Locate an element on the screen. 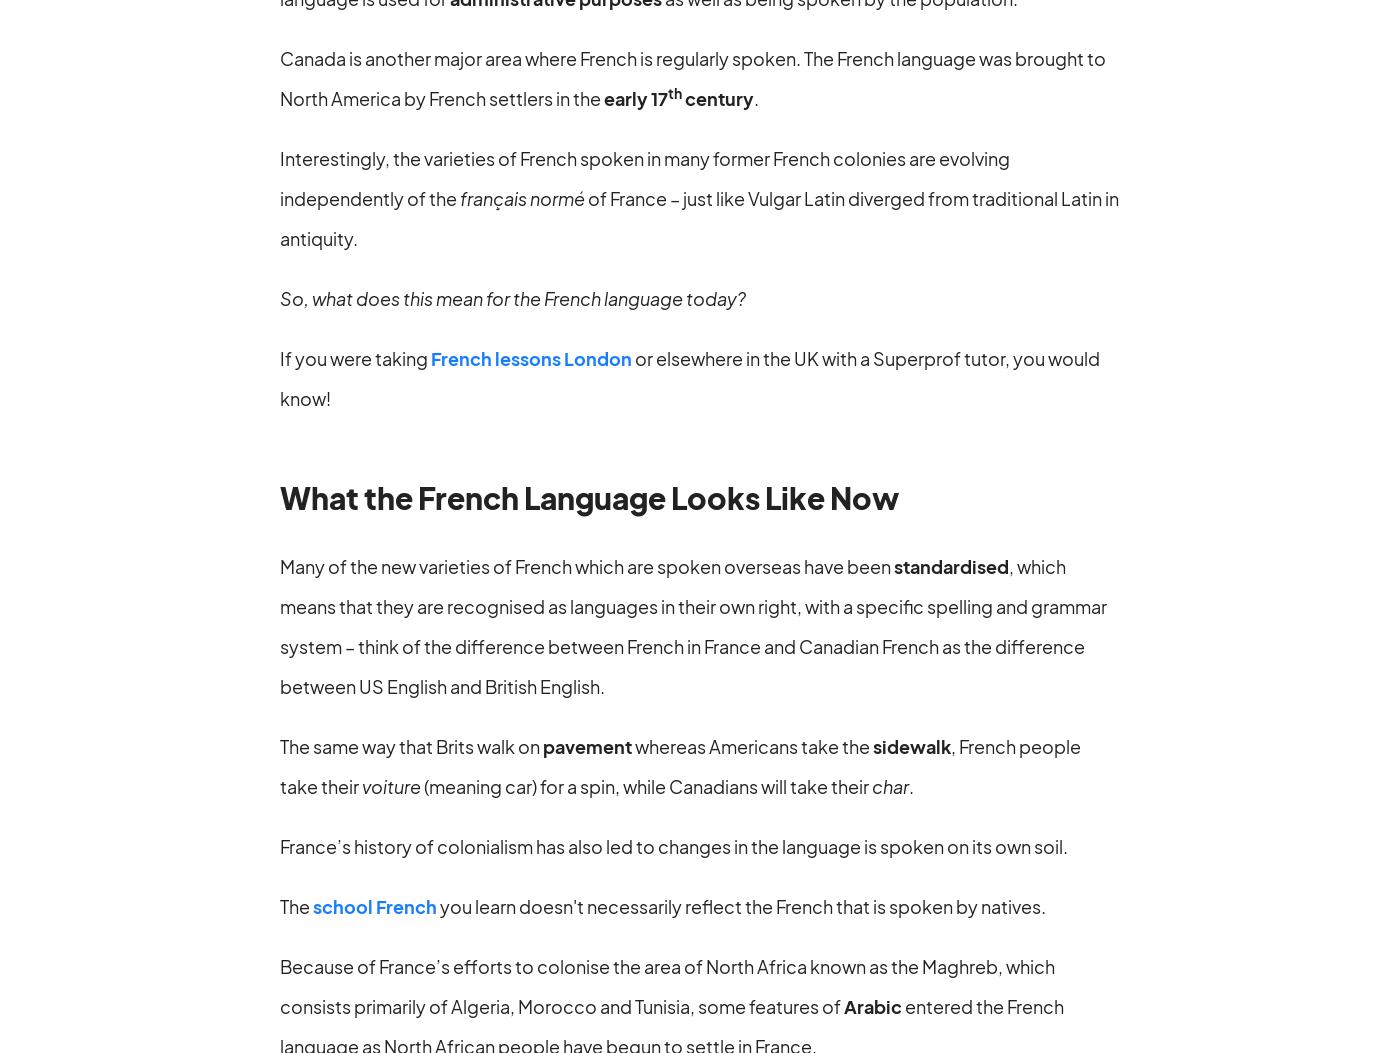  'of France – just like Vulgar Latin diverged from traditional Latin in antiquity.' is located at coordinates (699, 217).